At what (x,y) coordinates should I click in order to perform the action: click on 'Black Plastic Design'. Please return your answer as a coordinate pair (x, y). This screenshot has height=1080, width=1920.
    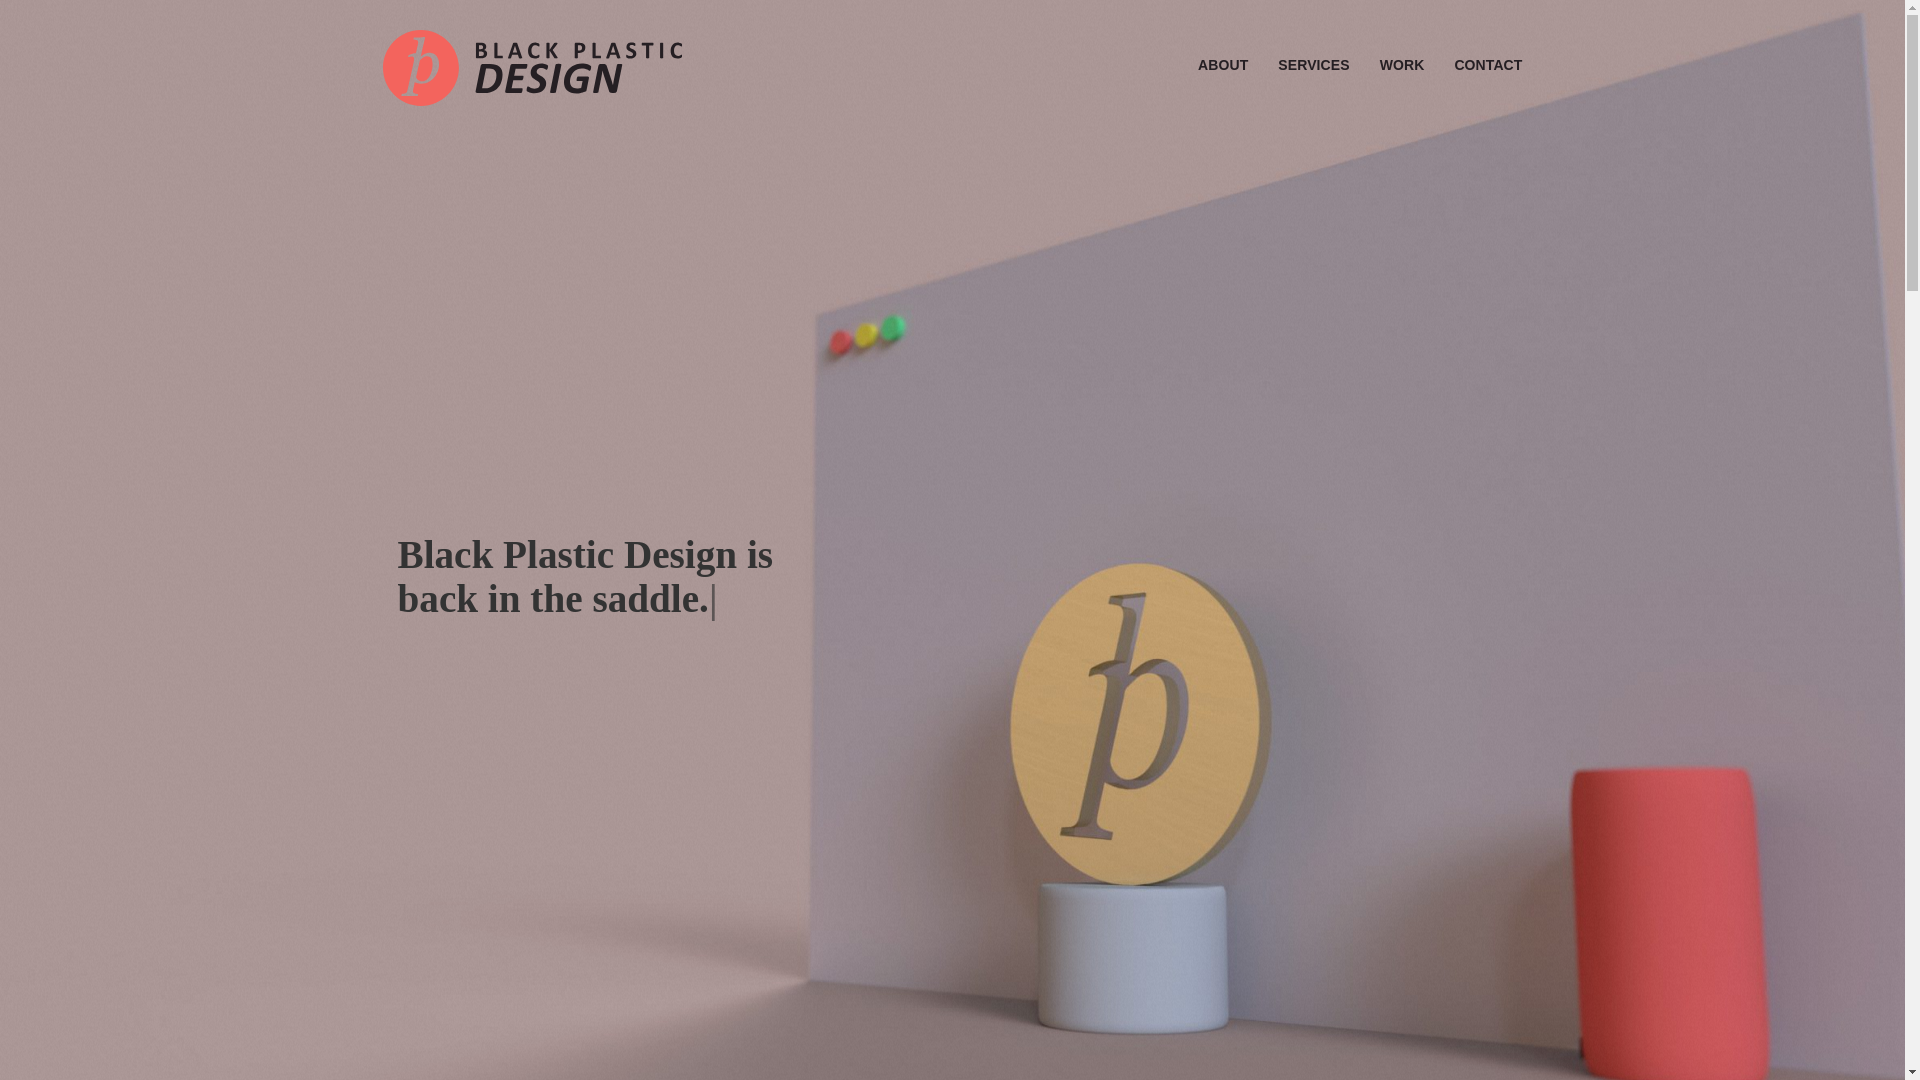
    Looking at the image, I should click on (368, 67).